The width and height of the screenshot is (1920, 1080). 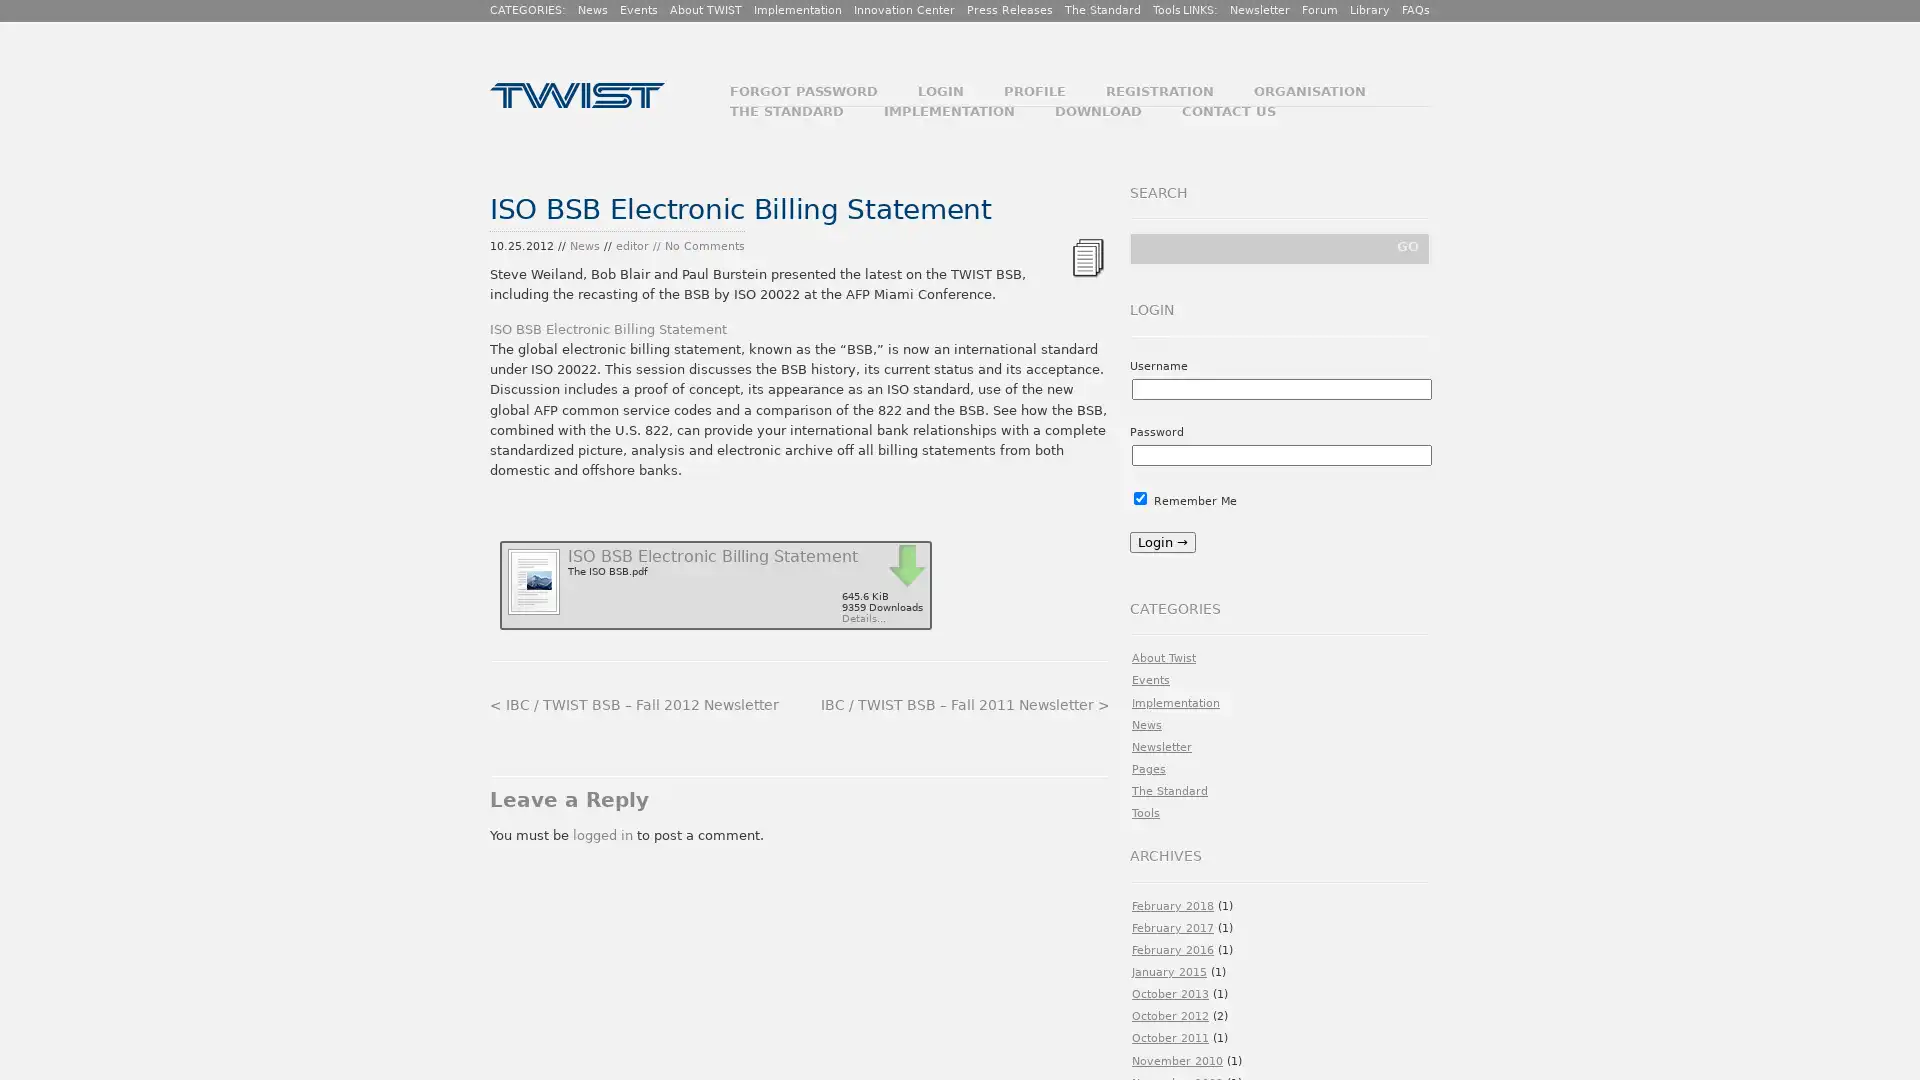 What do you see at coordinates (1406, 245) in the screenshot?
I see `GO` at bounding box center [1406, 245].